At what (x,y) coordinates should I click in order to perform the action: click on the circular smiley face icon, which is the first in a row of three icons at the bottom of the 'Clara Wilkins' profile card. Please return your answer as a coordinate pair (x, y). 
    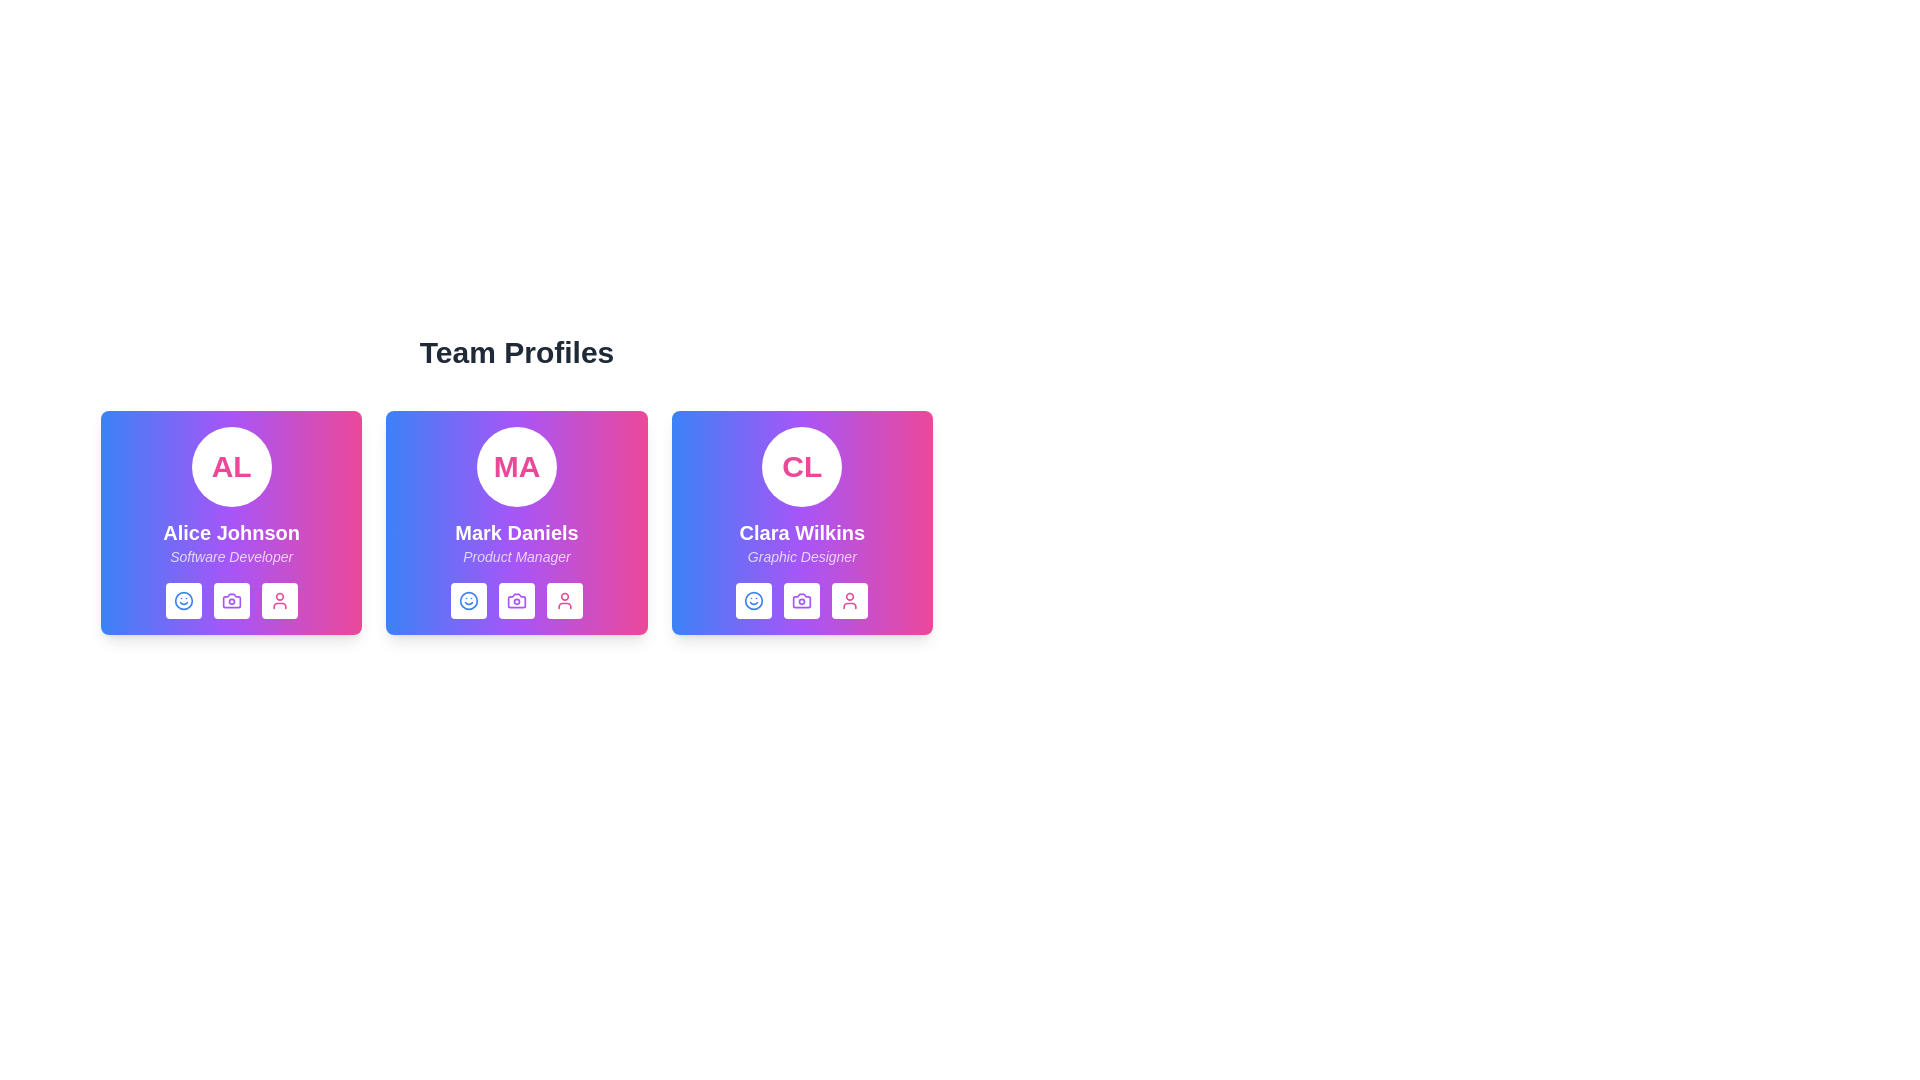
    Looking at the image, I should click on (753, 600).